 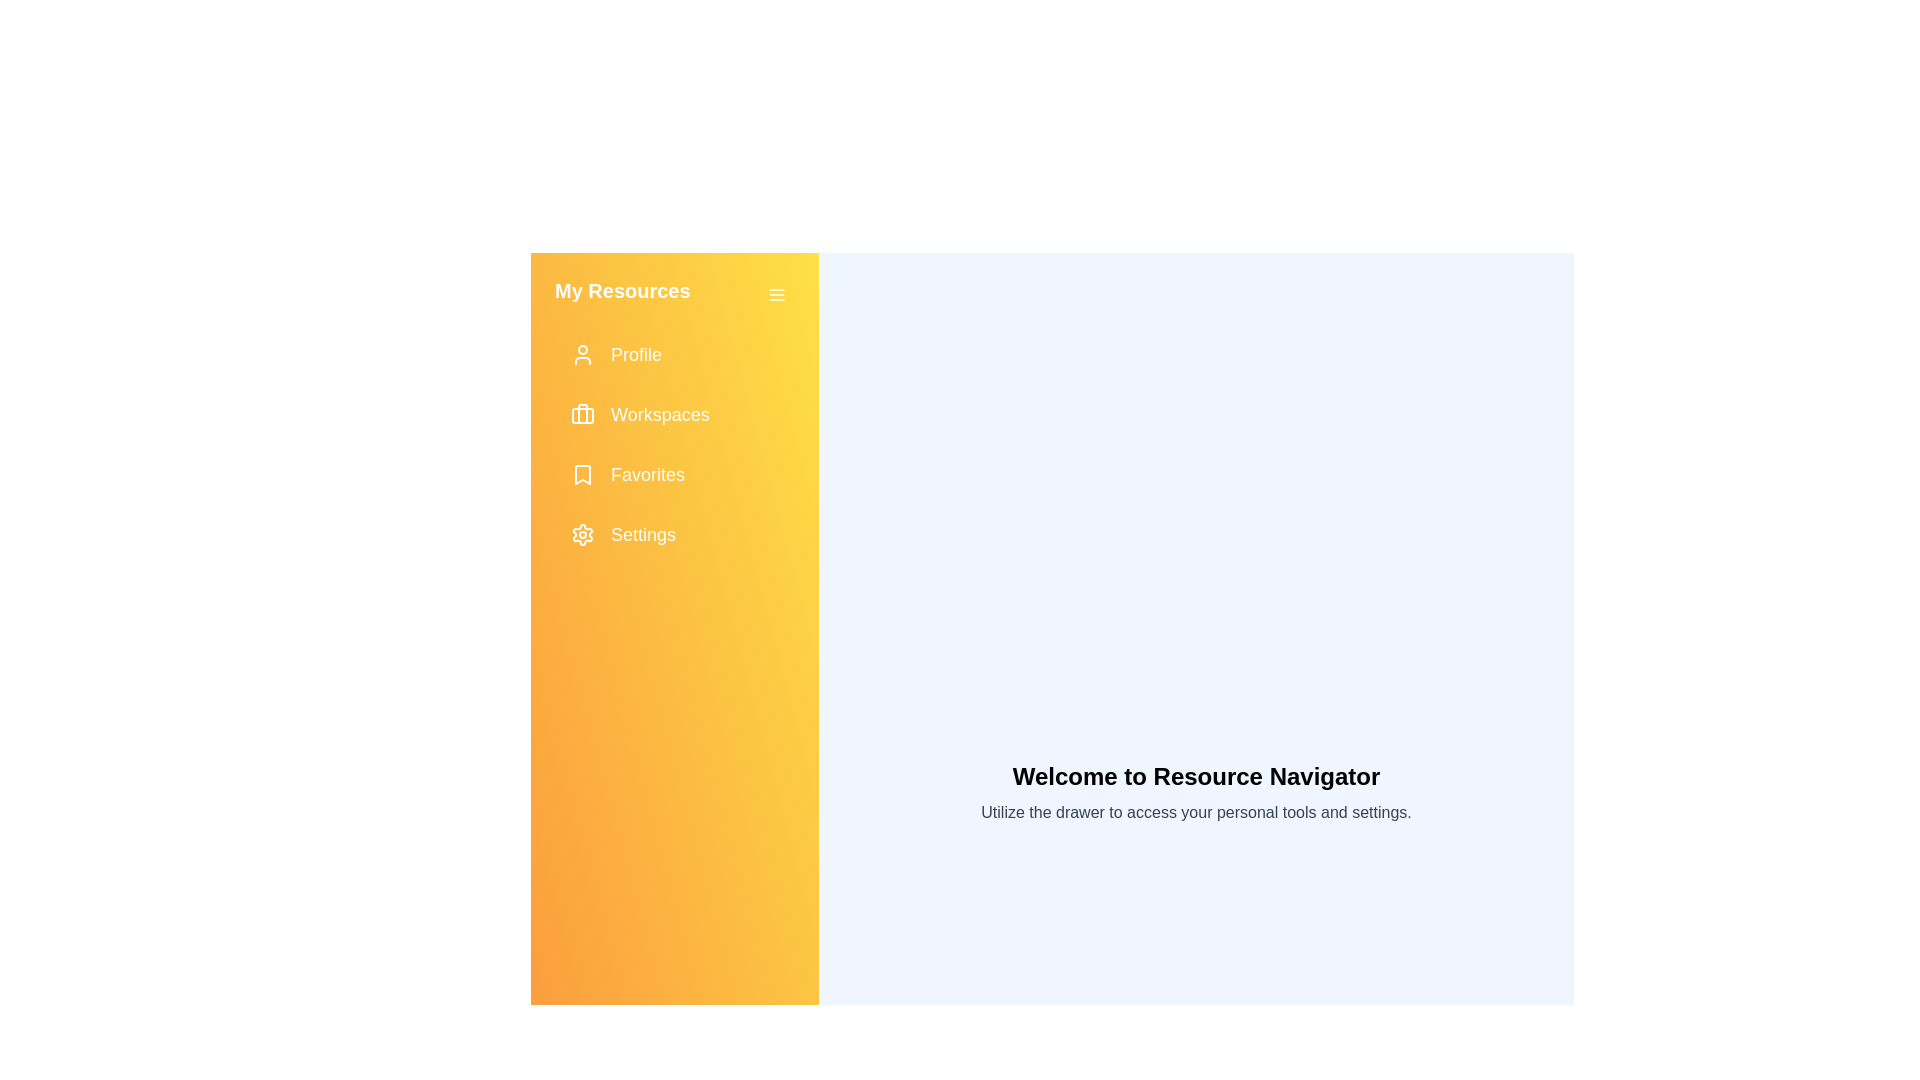 I want to click on the Settings button in the navigation drawer, so click(x=675, y=534).